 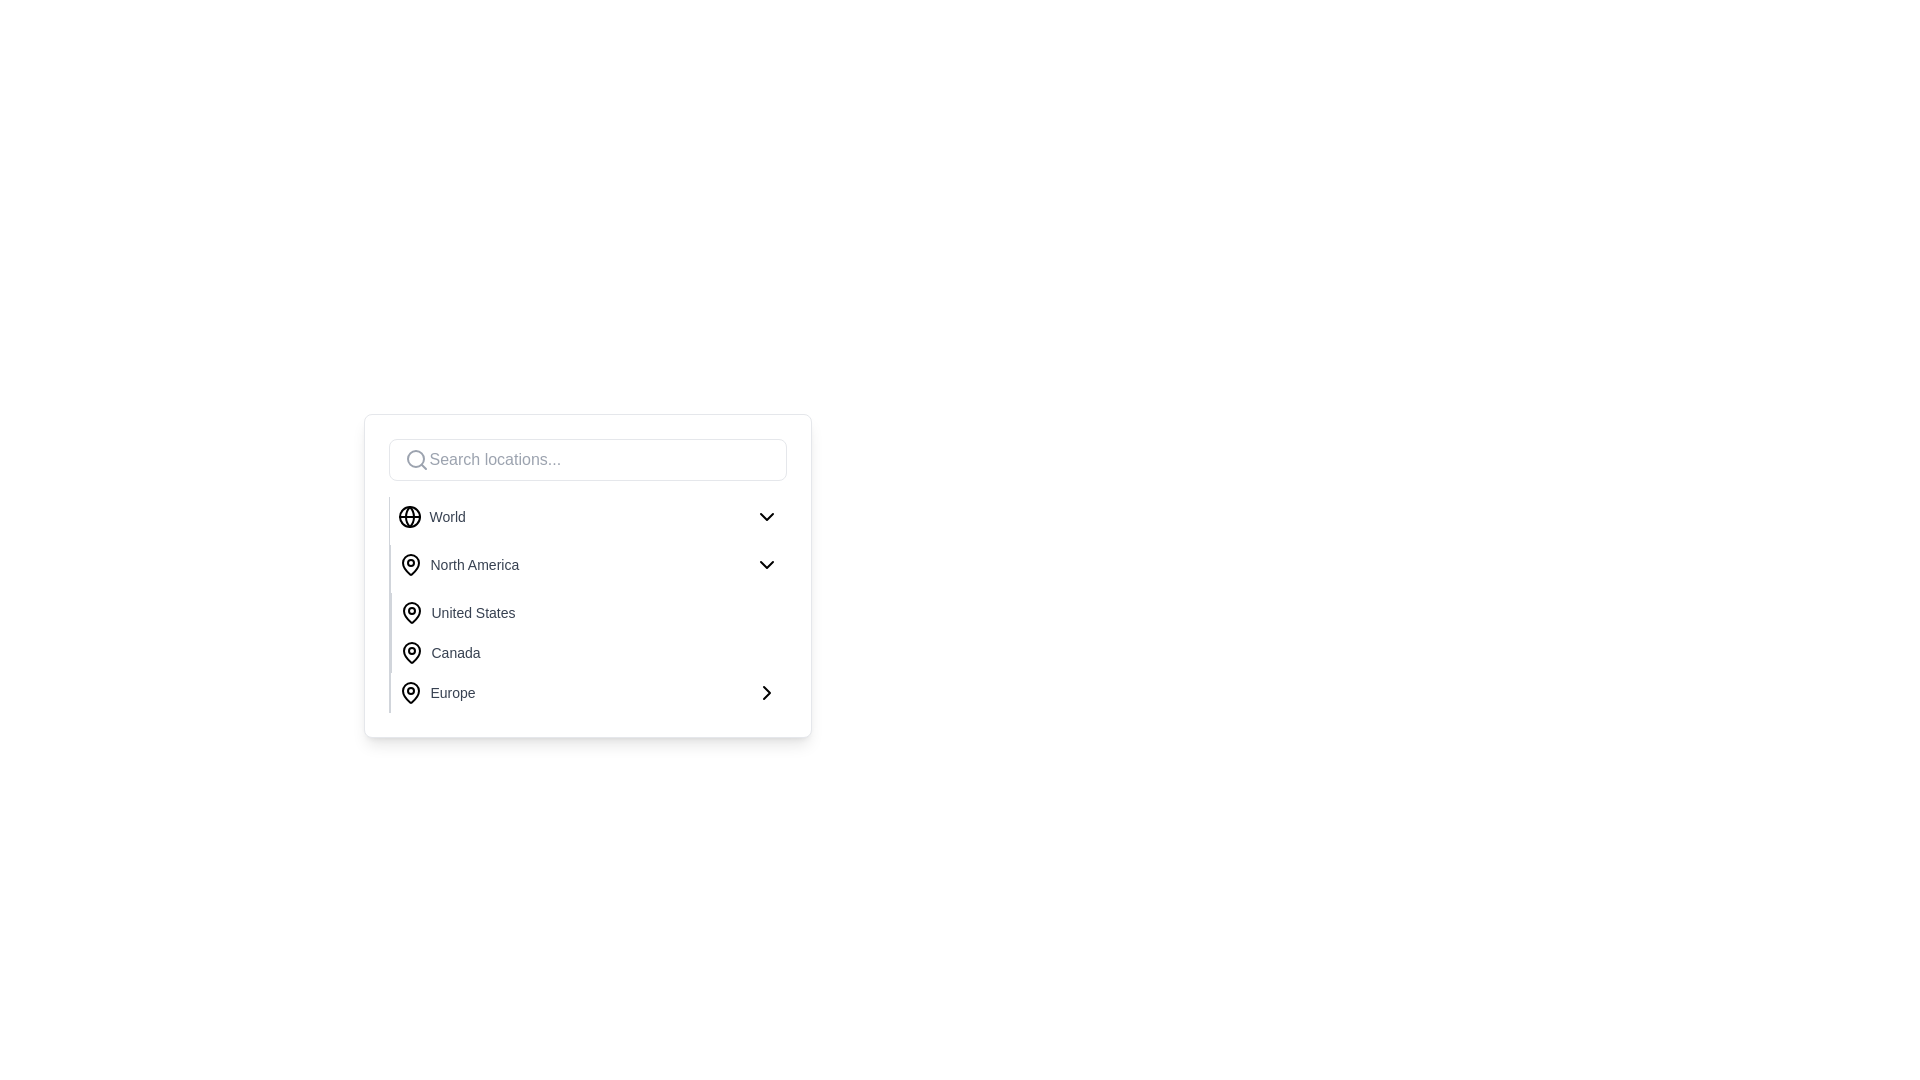 I want to click on the location pin icon next to the text 'North America' in the second row of the dropdown menu, so click(x=409, y=564).